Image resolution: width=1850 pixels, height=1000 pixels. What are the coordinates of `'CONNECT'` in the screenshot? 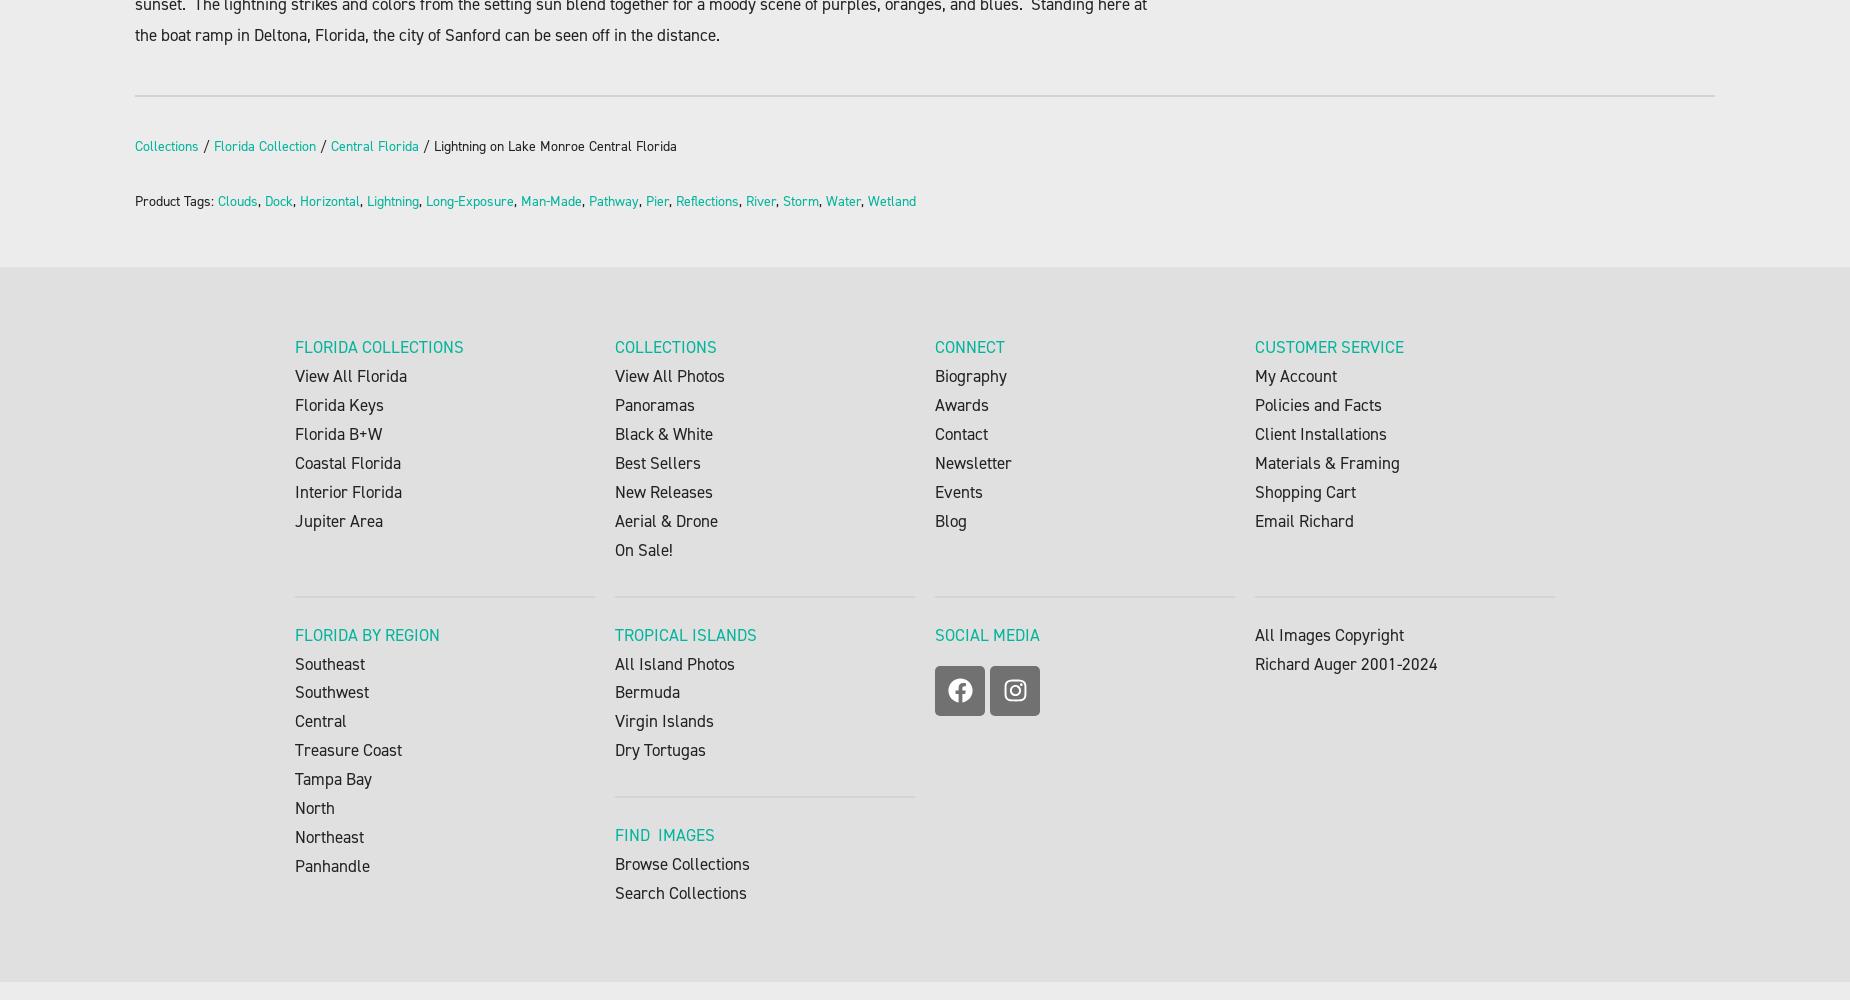 It's located at (968, 346).